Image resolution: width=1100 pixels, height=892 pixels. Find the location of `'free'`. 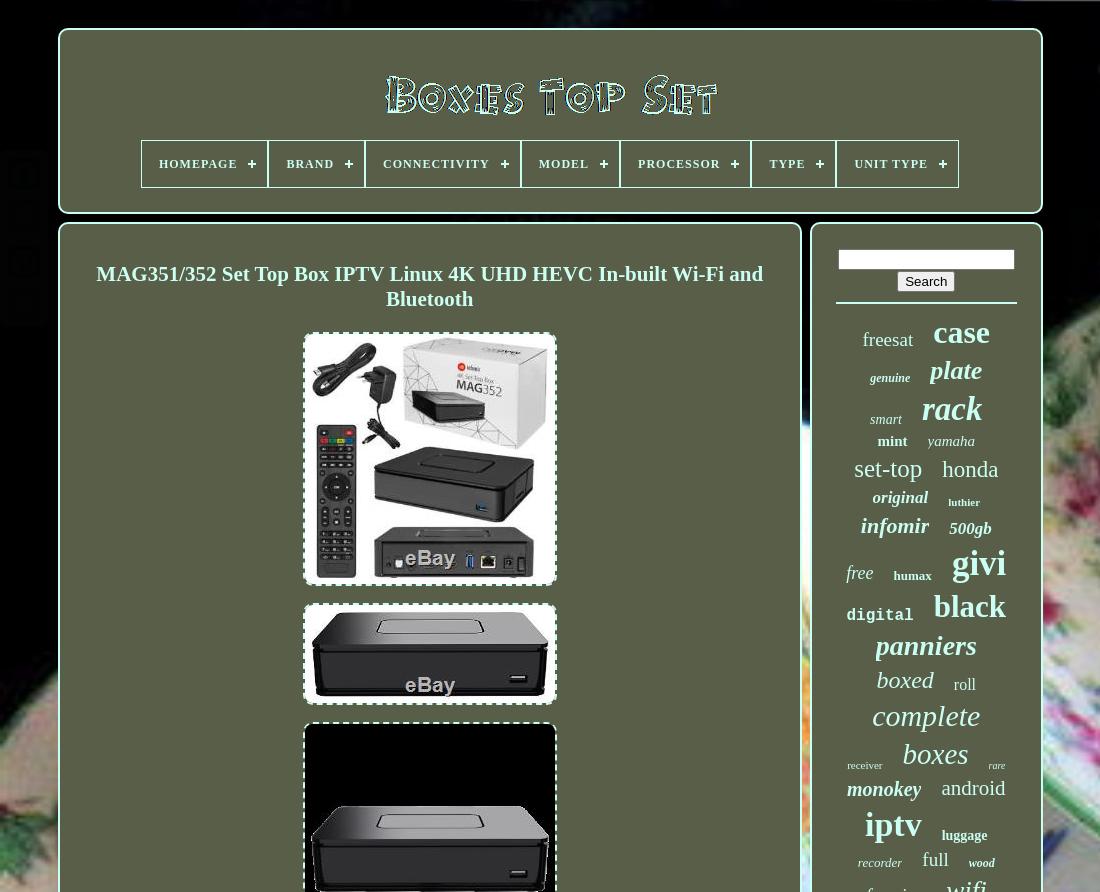

'free' is located at coordinates (858, 572).